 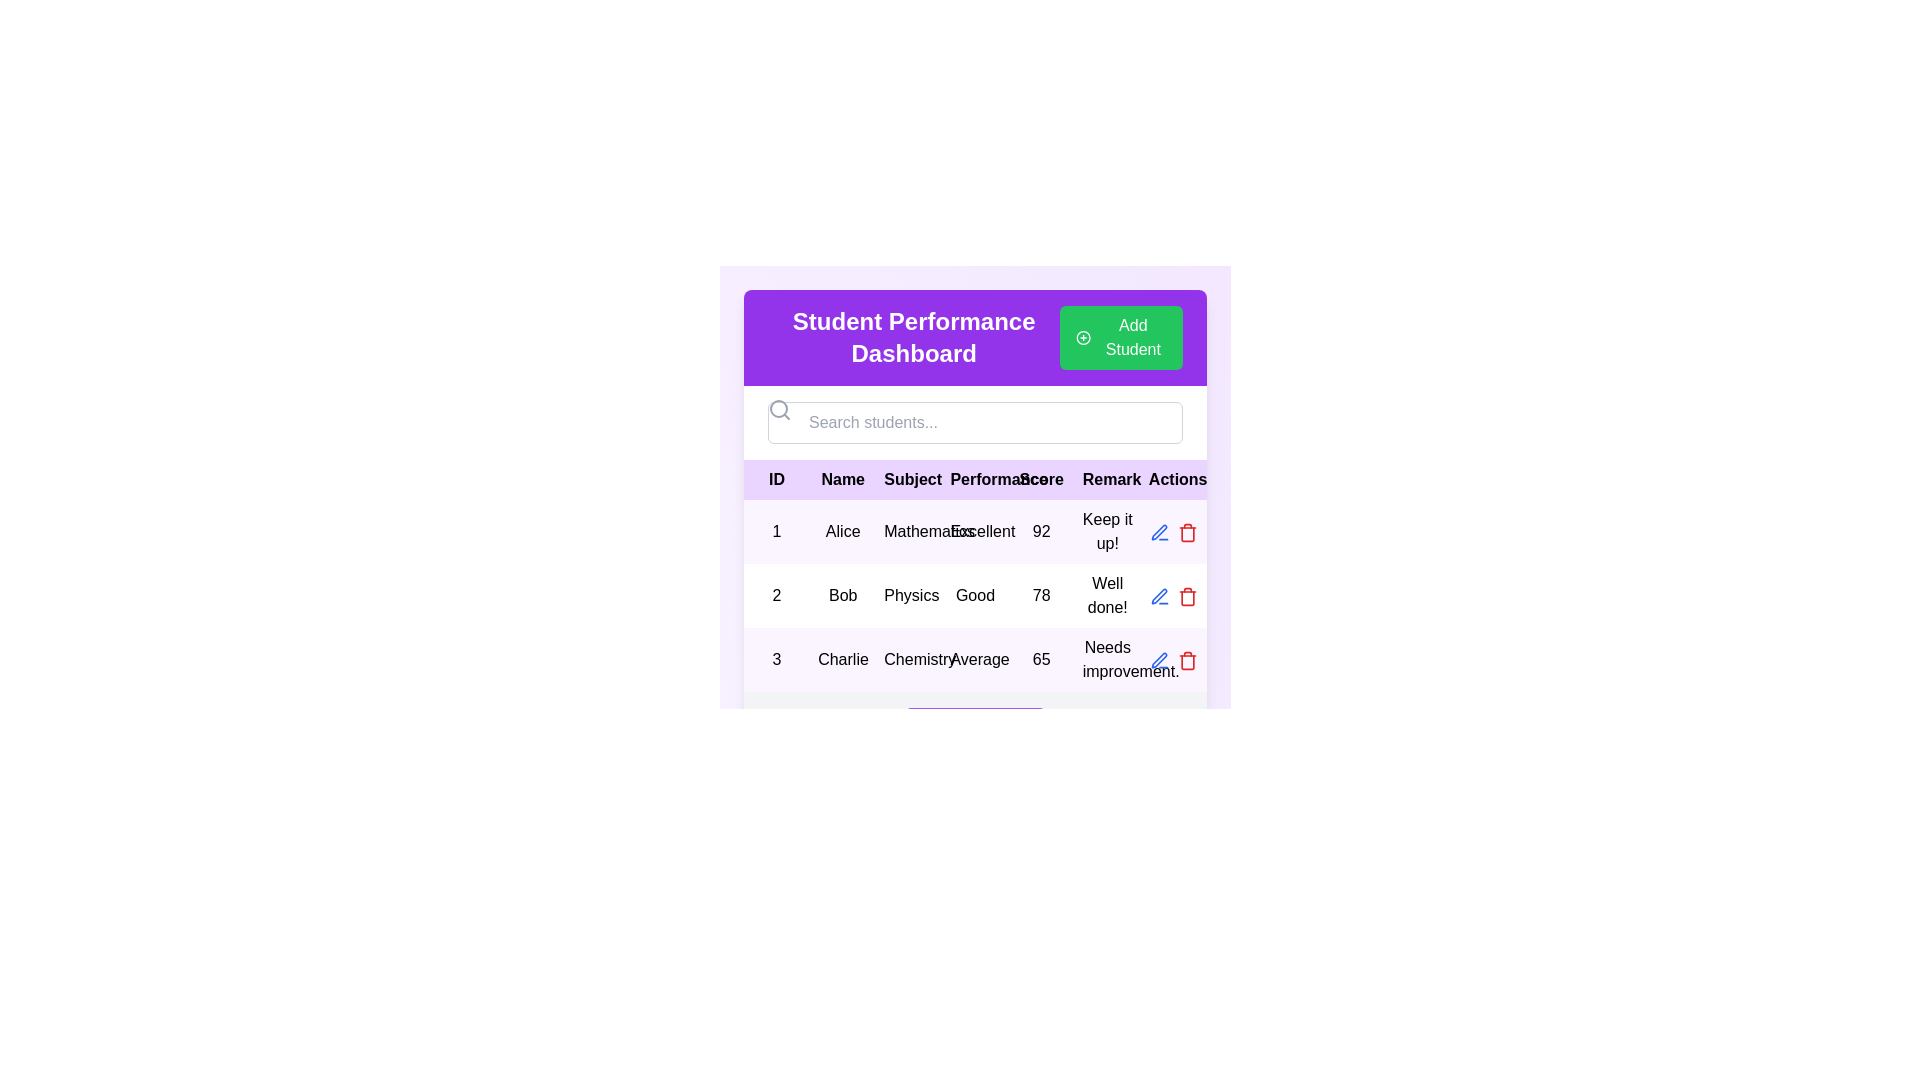 What do you see at coordinates (1173, 479) in the screenshot?
I see `the text label displaying 'Actions' in bold font, located at the top-right corner of the table header row with a light purple background` at bounding box center [1173, 479].